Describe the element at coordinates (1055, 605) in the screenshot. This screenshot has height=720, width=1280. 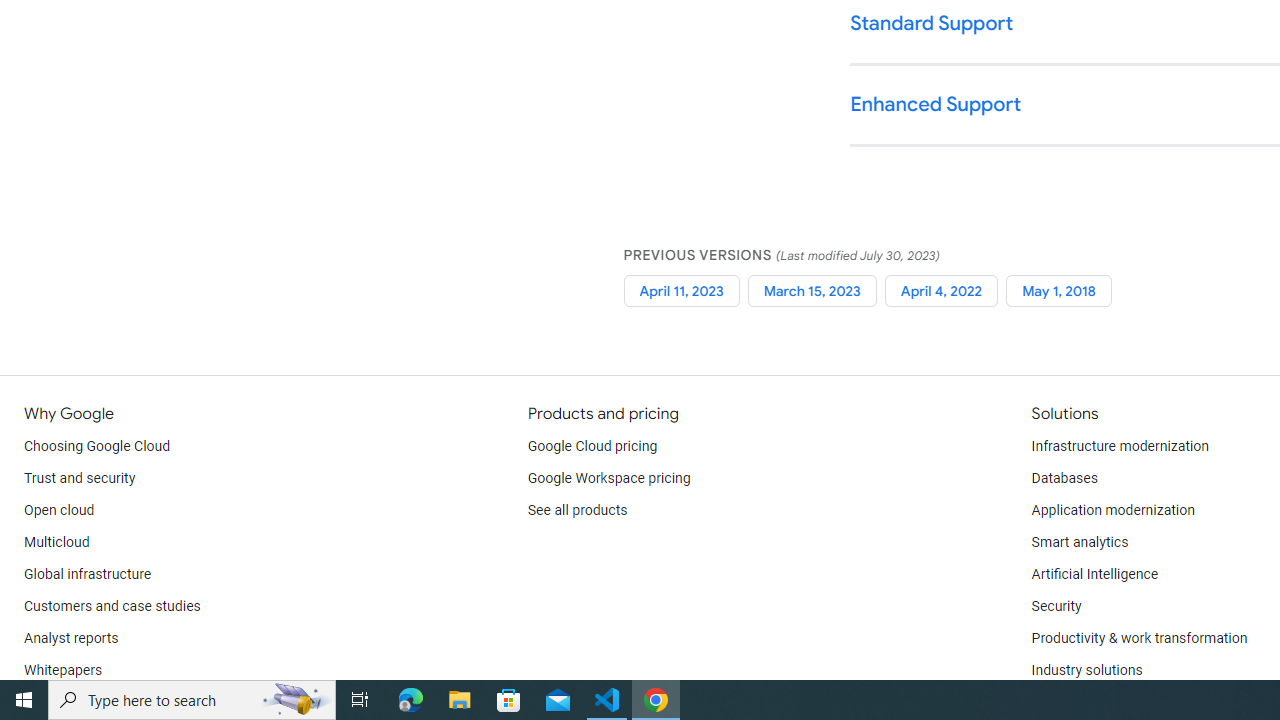
I see `'Security'` at that location.